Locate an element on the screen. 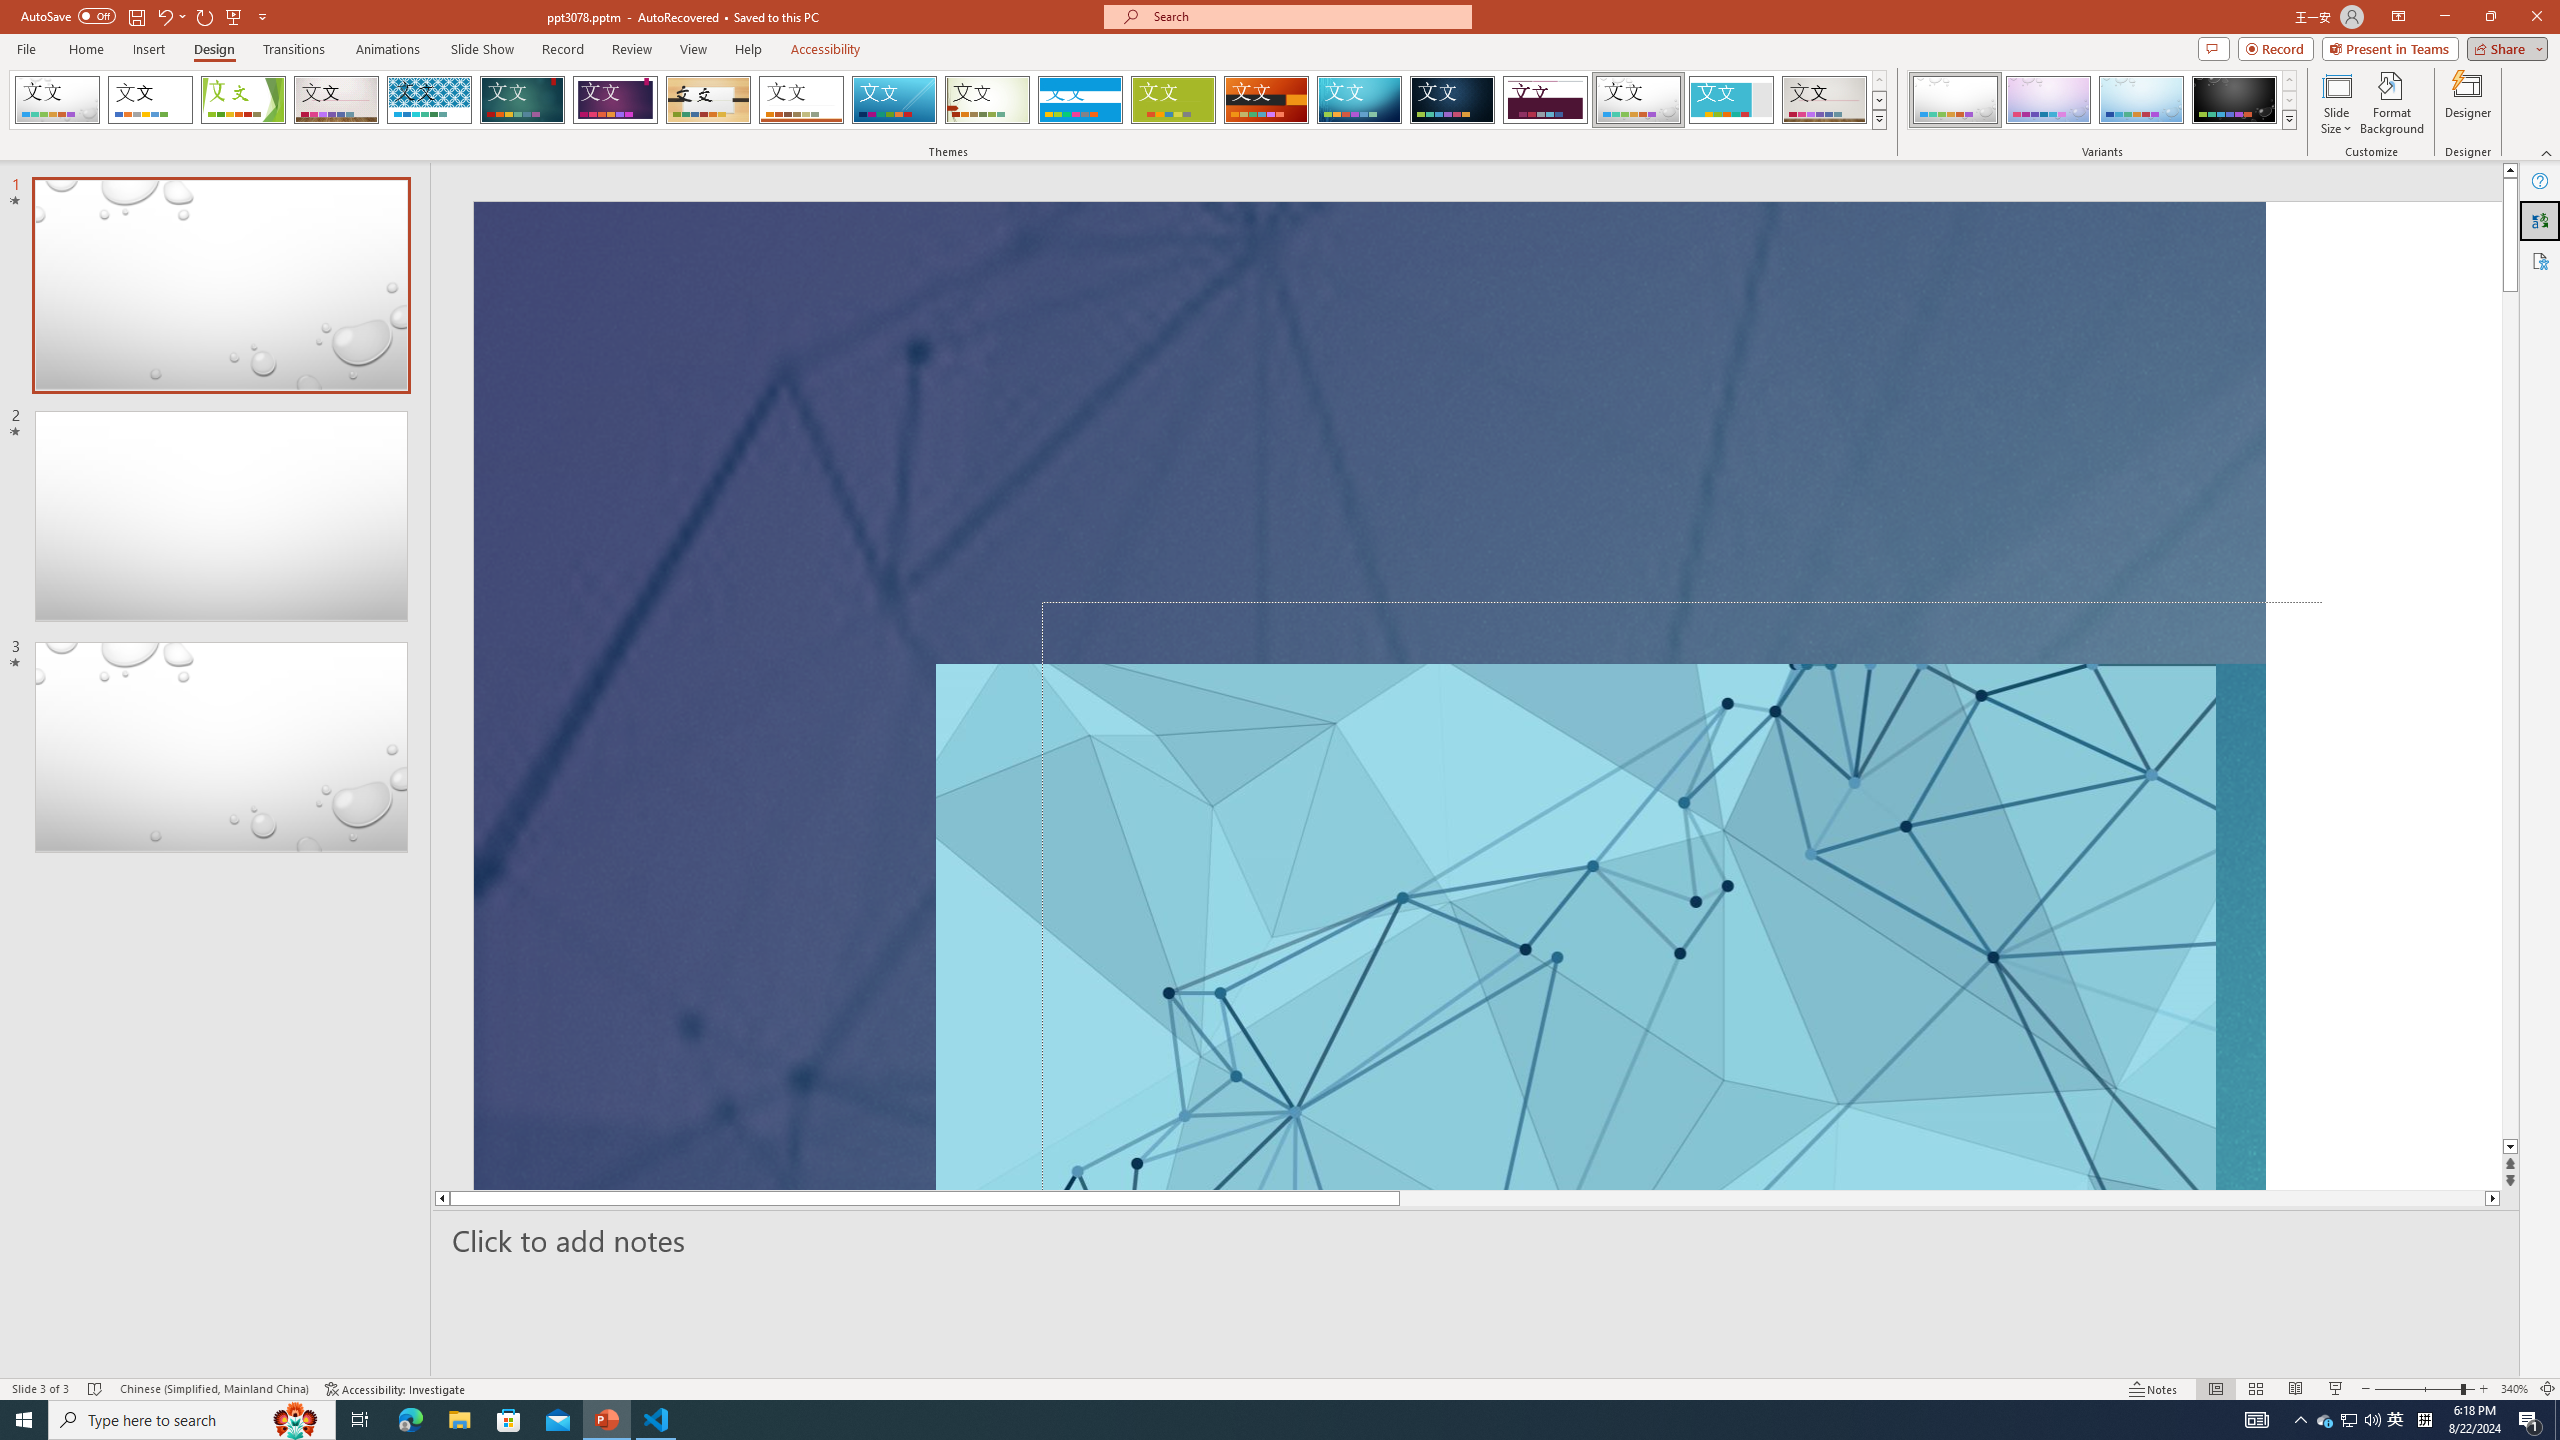 The image size is (2560, 1440). 'Wisp' is located at coordinates (987, 99).